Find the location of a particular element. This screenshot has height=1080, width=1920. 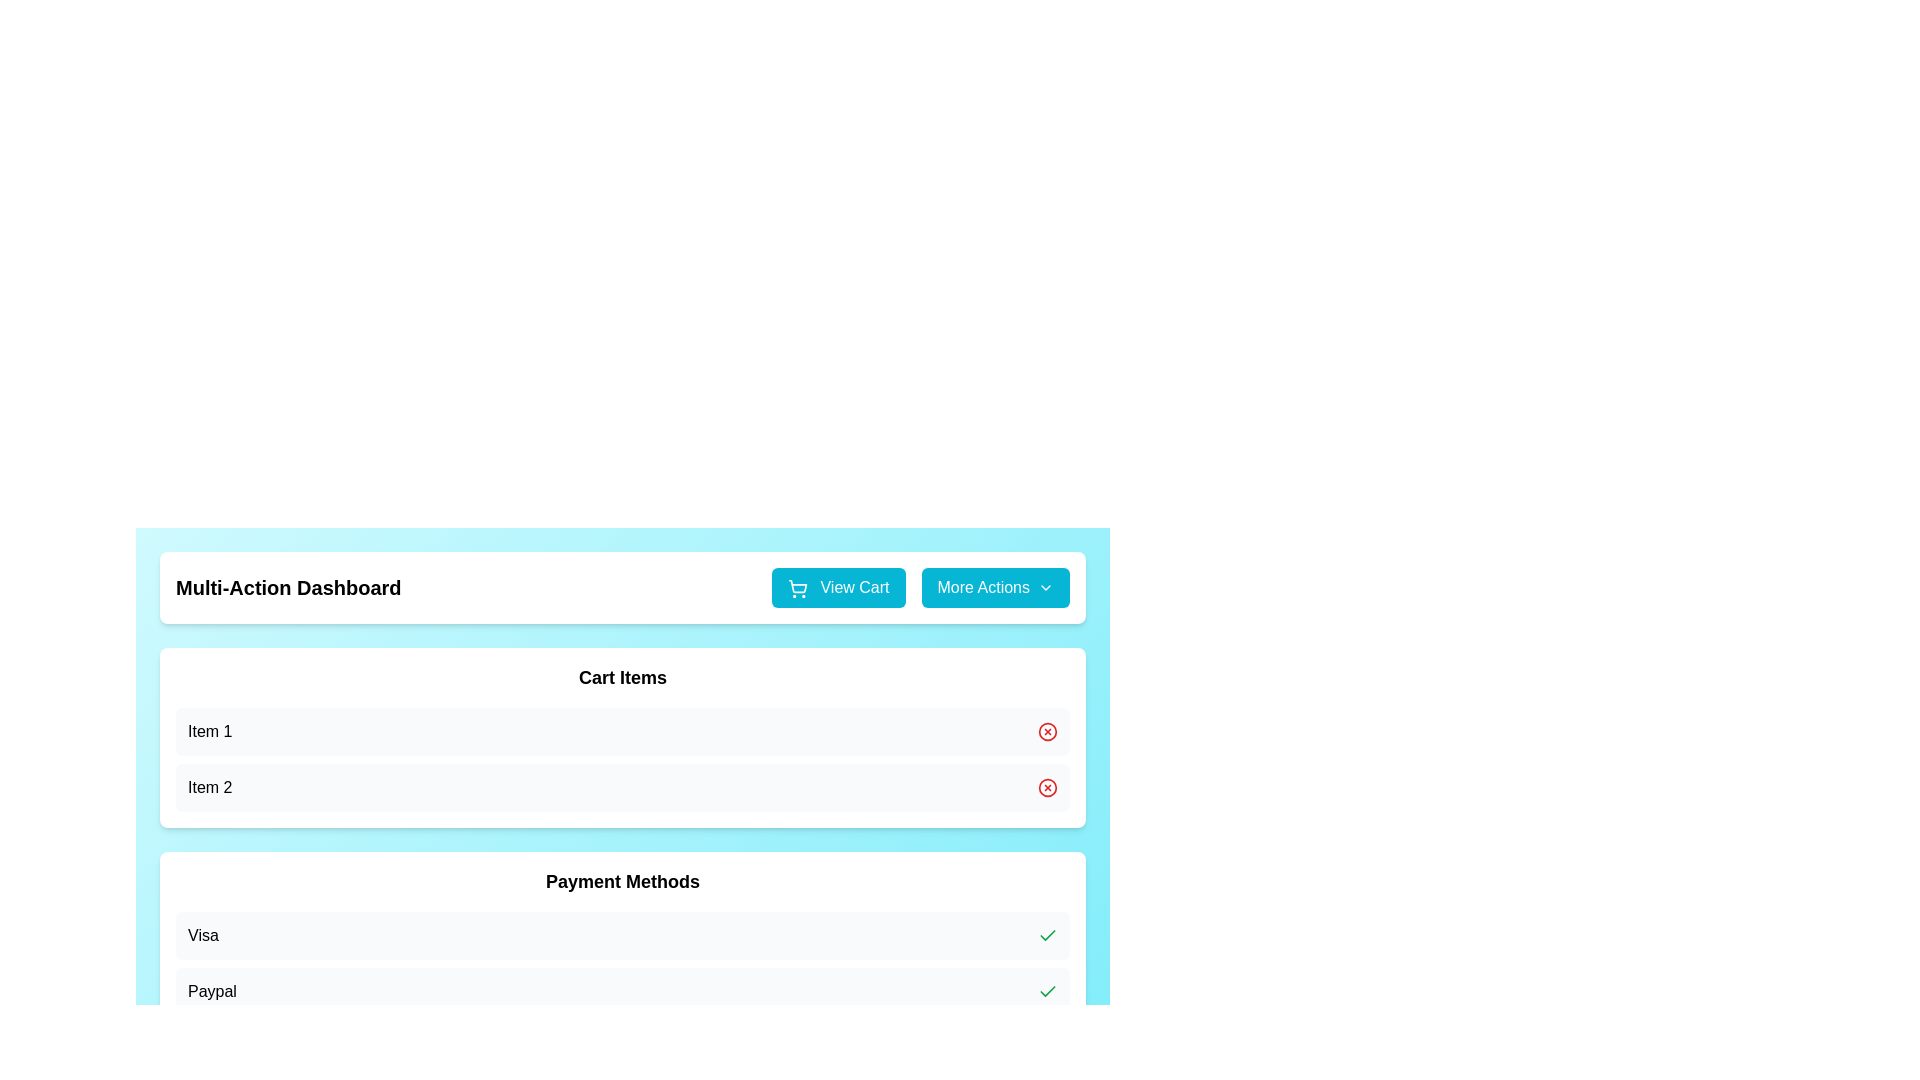

the text label reading 'Multi-Action Dashboard' which is styled with bold and large font and positioned at the upper left corner of its section is located at coordinates (287, 586).